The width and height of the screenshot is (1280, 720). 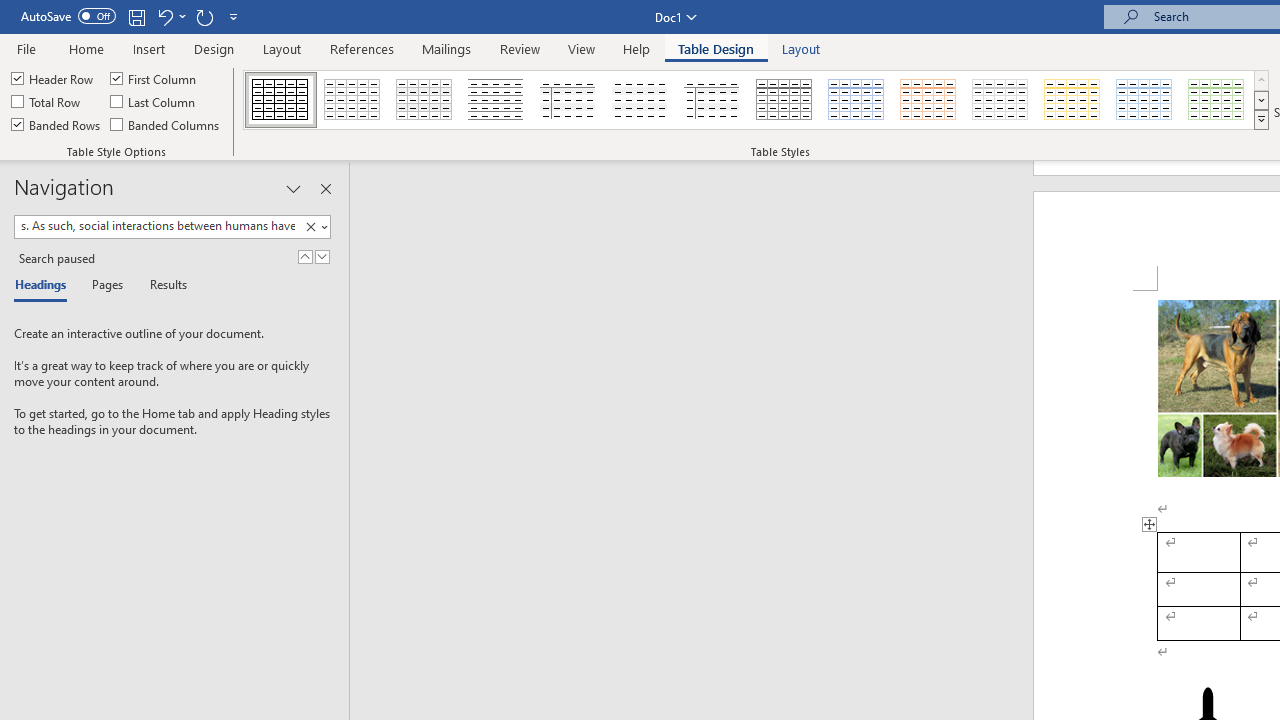 I want to click on 'Clear', so click(x=313, y=226).